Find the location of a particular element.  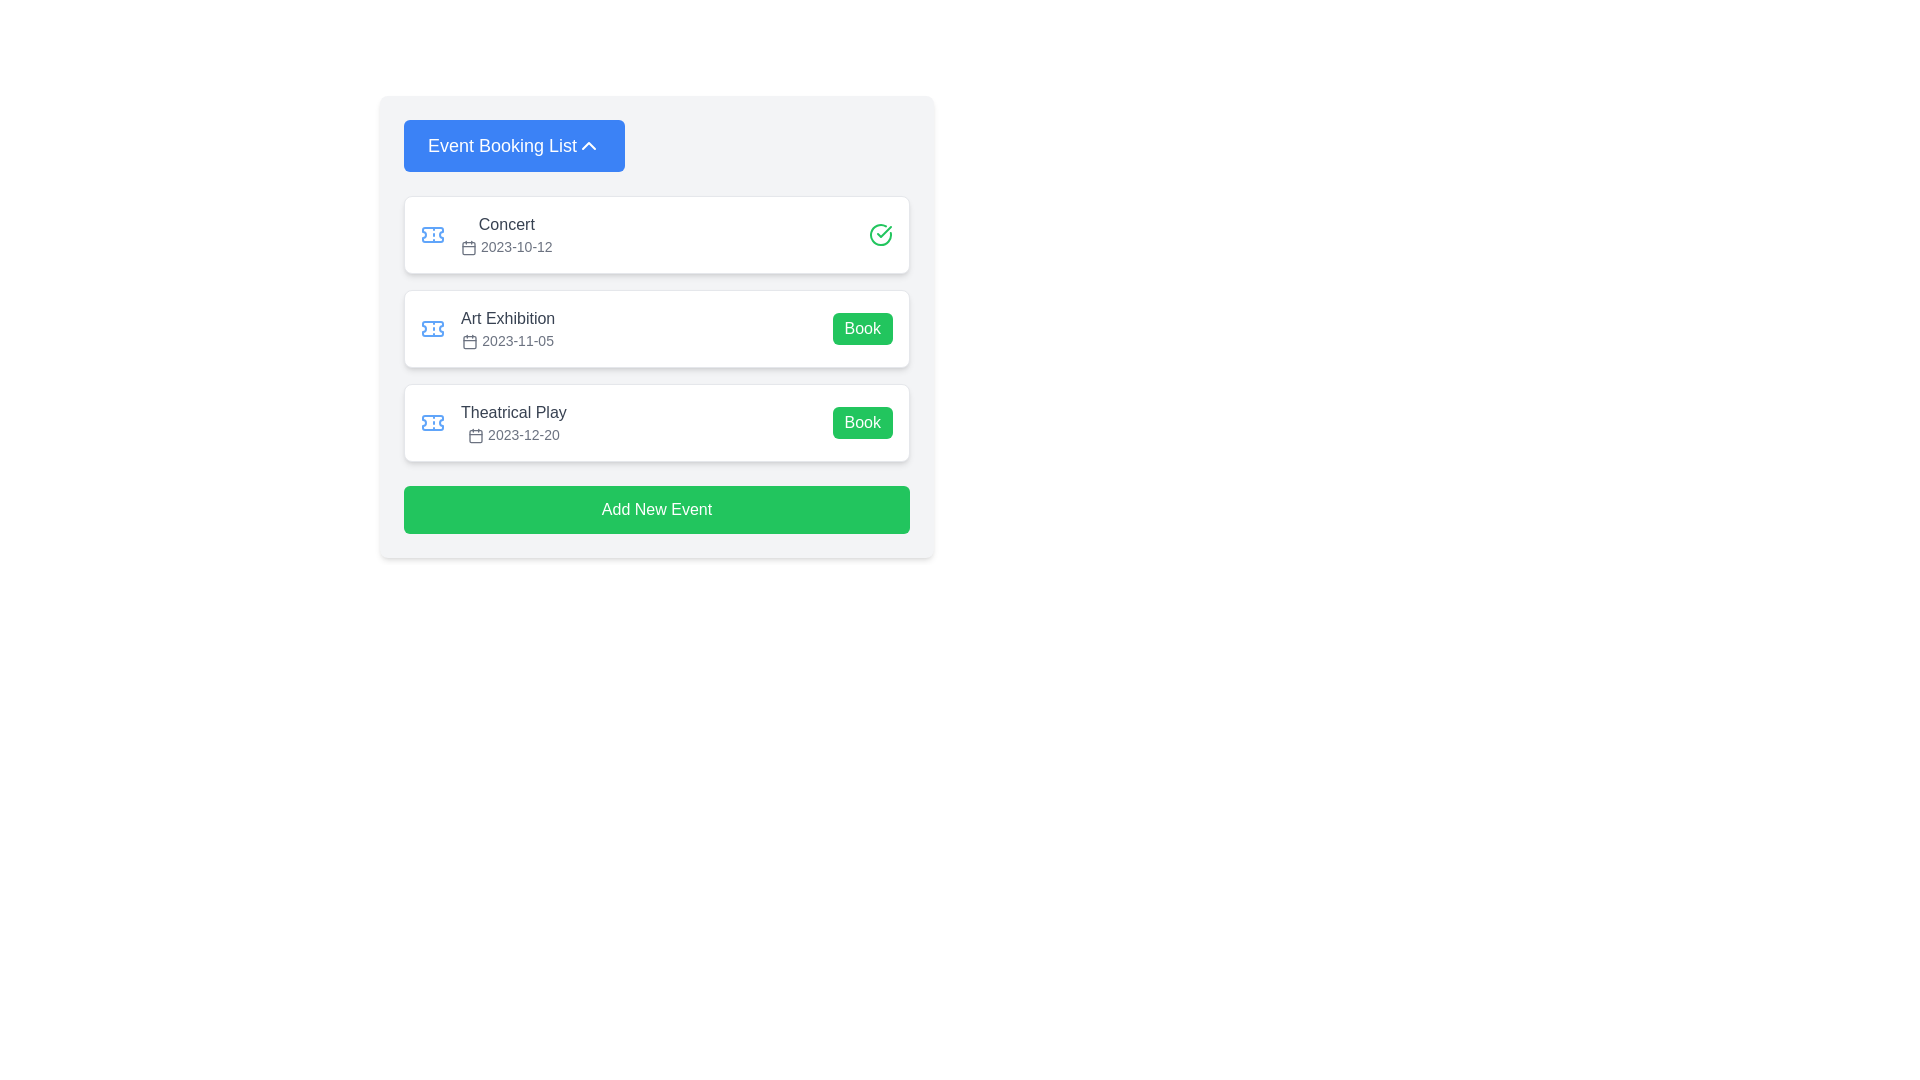

the chevron-up style icon in the header of the 'Event Booking List' section is located at coordinates (588, 145).